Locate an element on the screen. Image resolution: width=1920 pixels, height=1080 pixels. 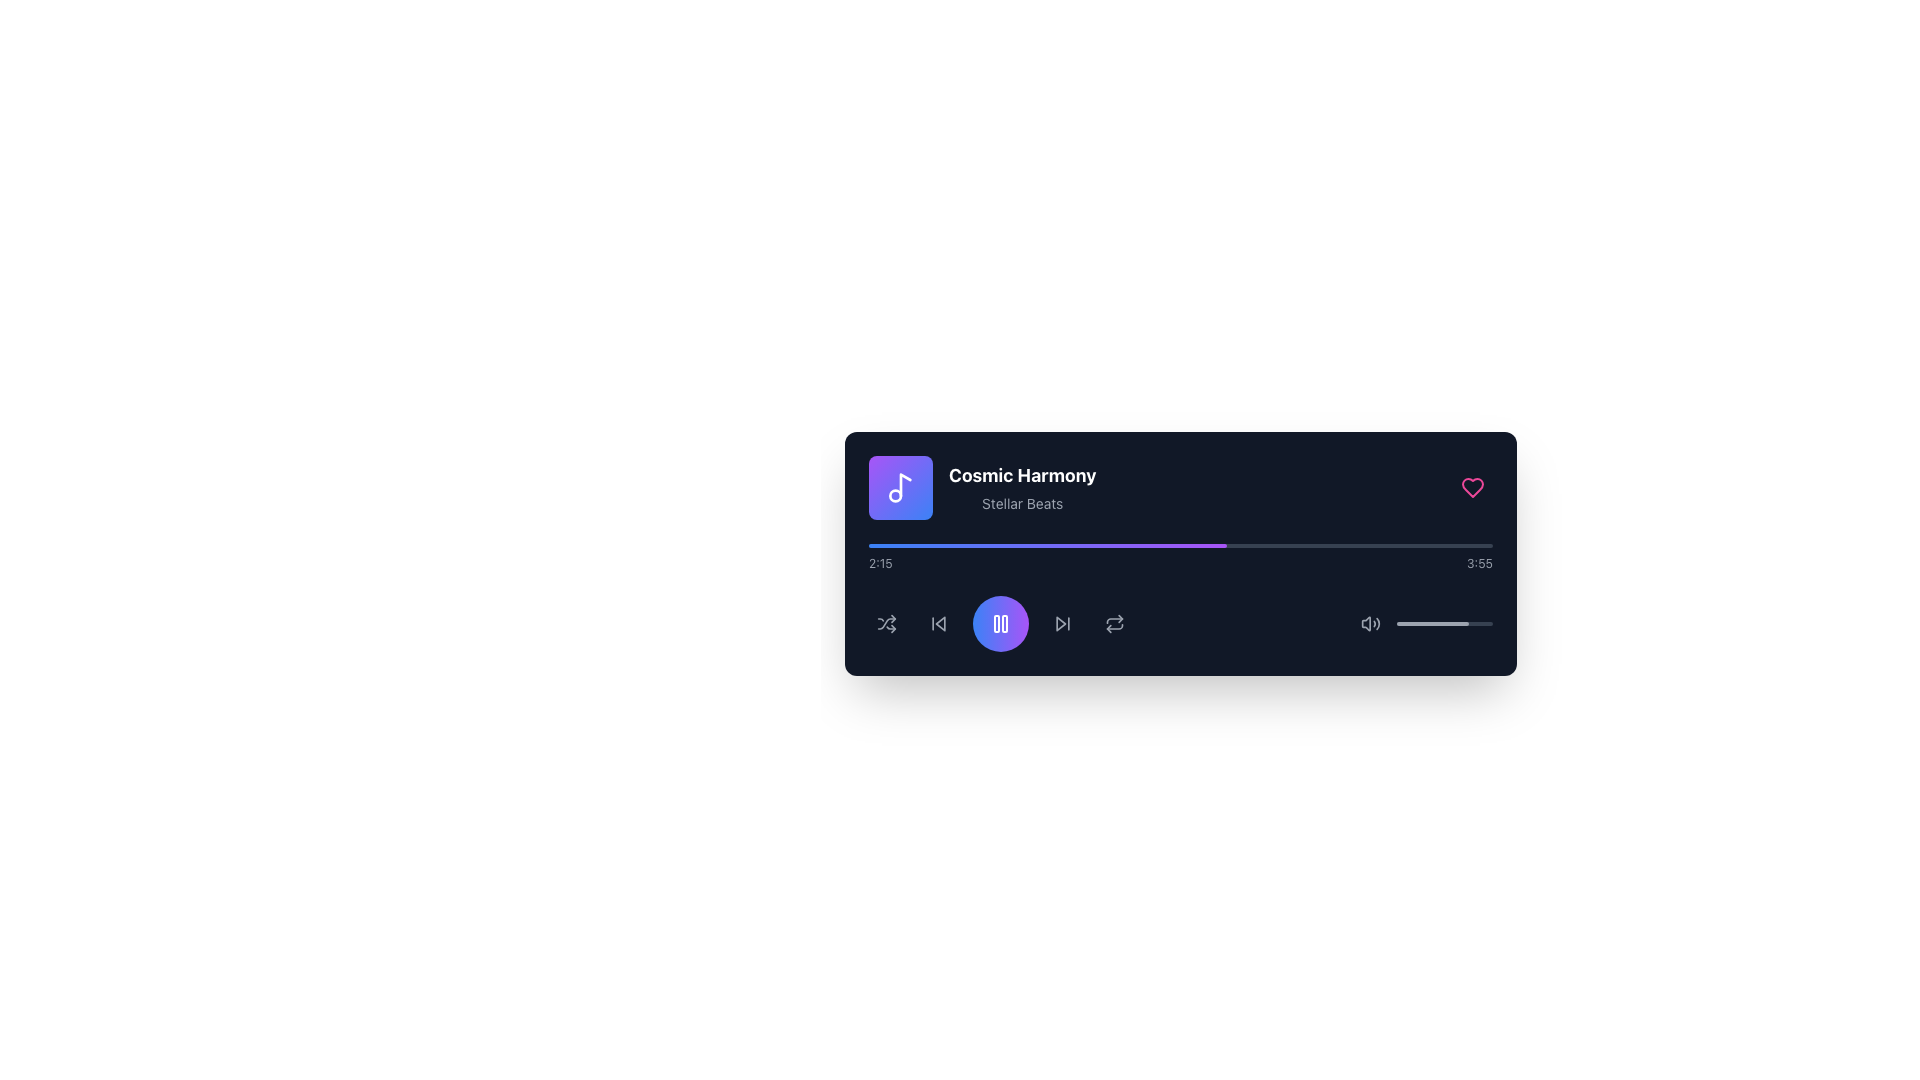
the current playback position is located at coordinates (1336, 546).